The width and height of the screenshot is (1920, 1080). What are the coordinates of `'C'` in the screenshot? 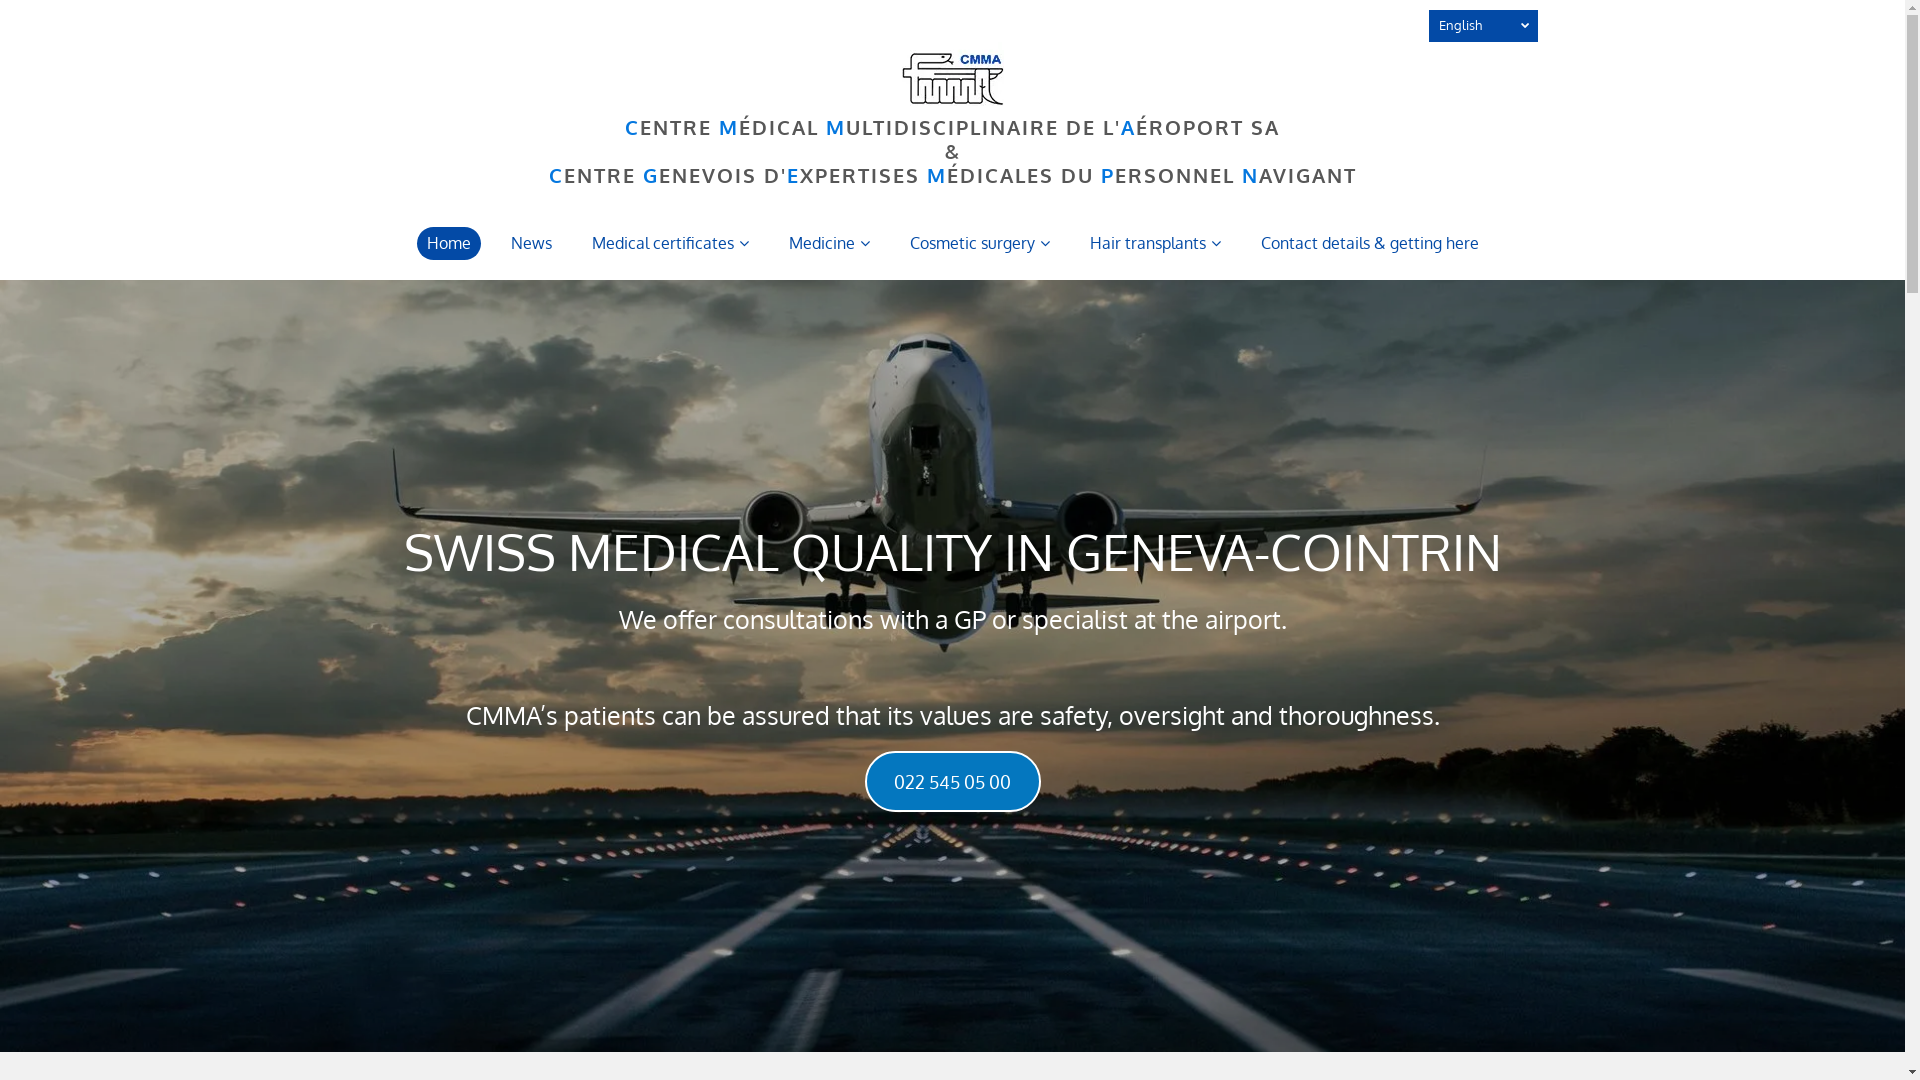 It's located at (631, 127).